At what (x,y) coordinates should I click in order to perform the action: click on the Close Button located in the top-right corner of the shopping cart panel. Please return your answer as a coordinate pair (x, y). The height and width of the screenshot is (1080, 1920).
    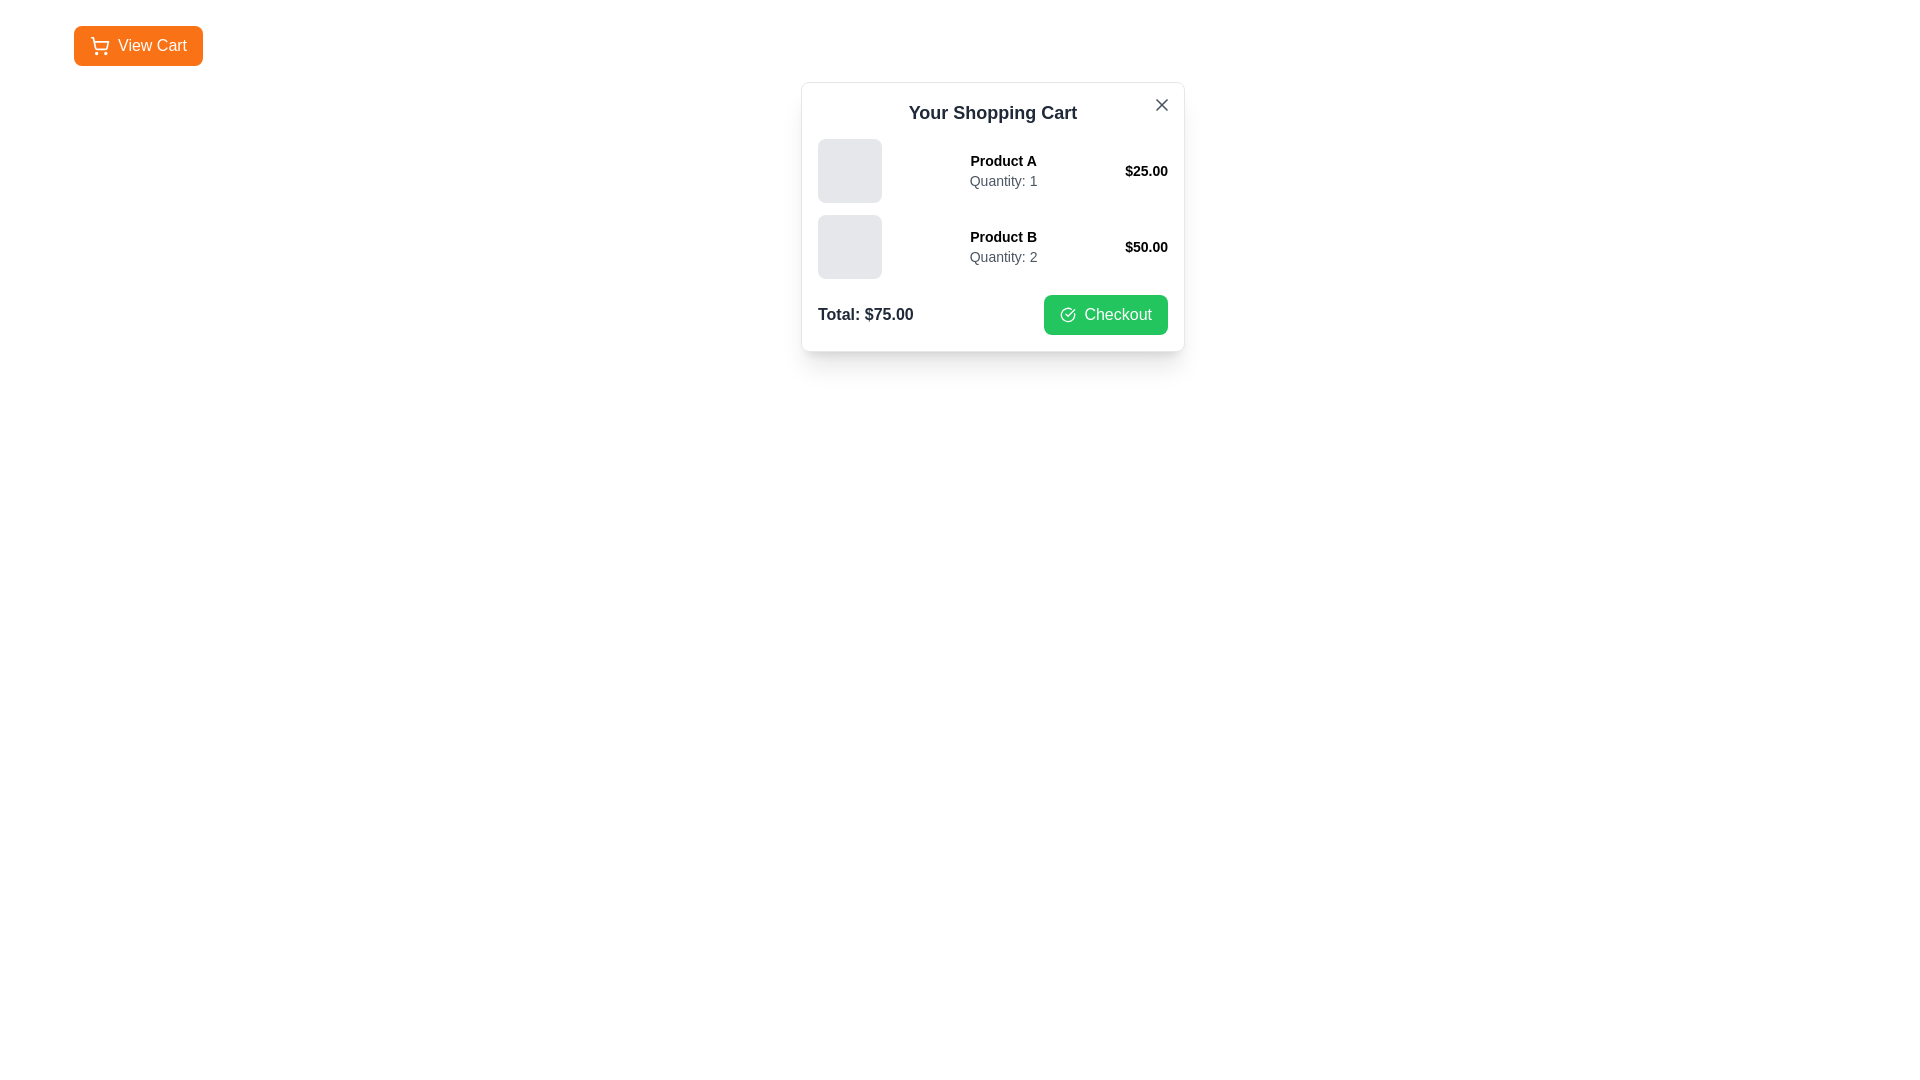
    Looking at the image, I should click on (1161, 104).